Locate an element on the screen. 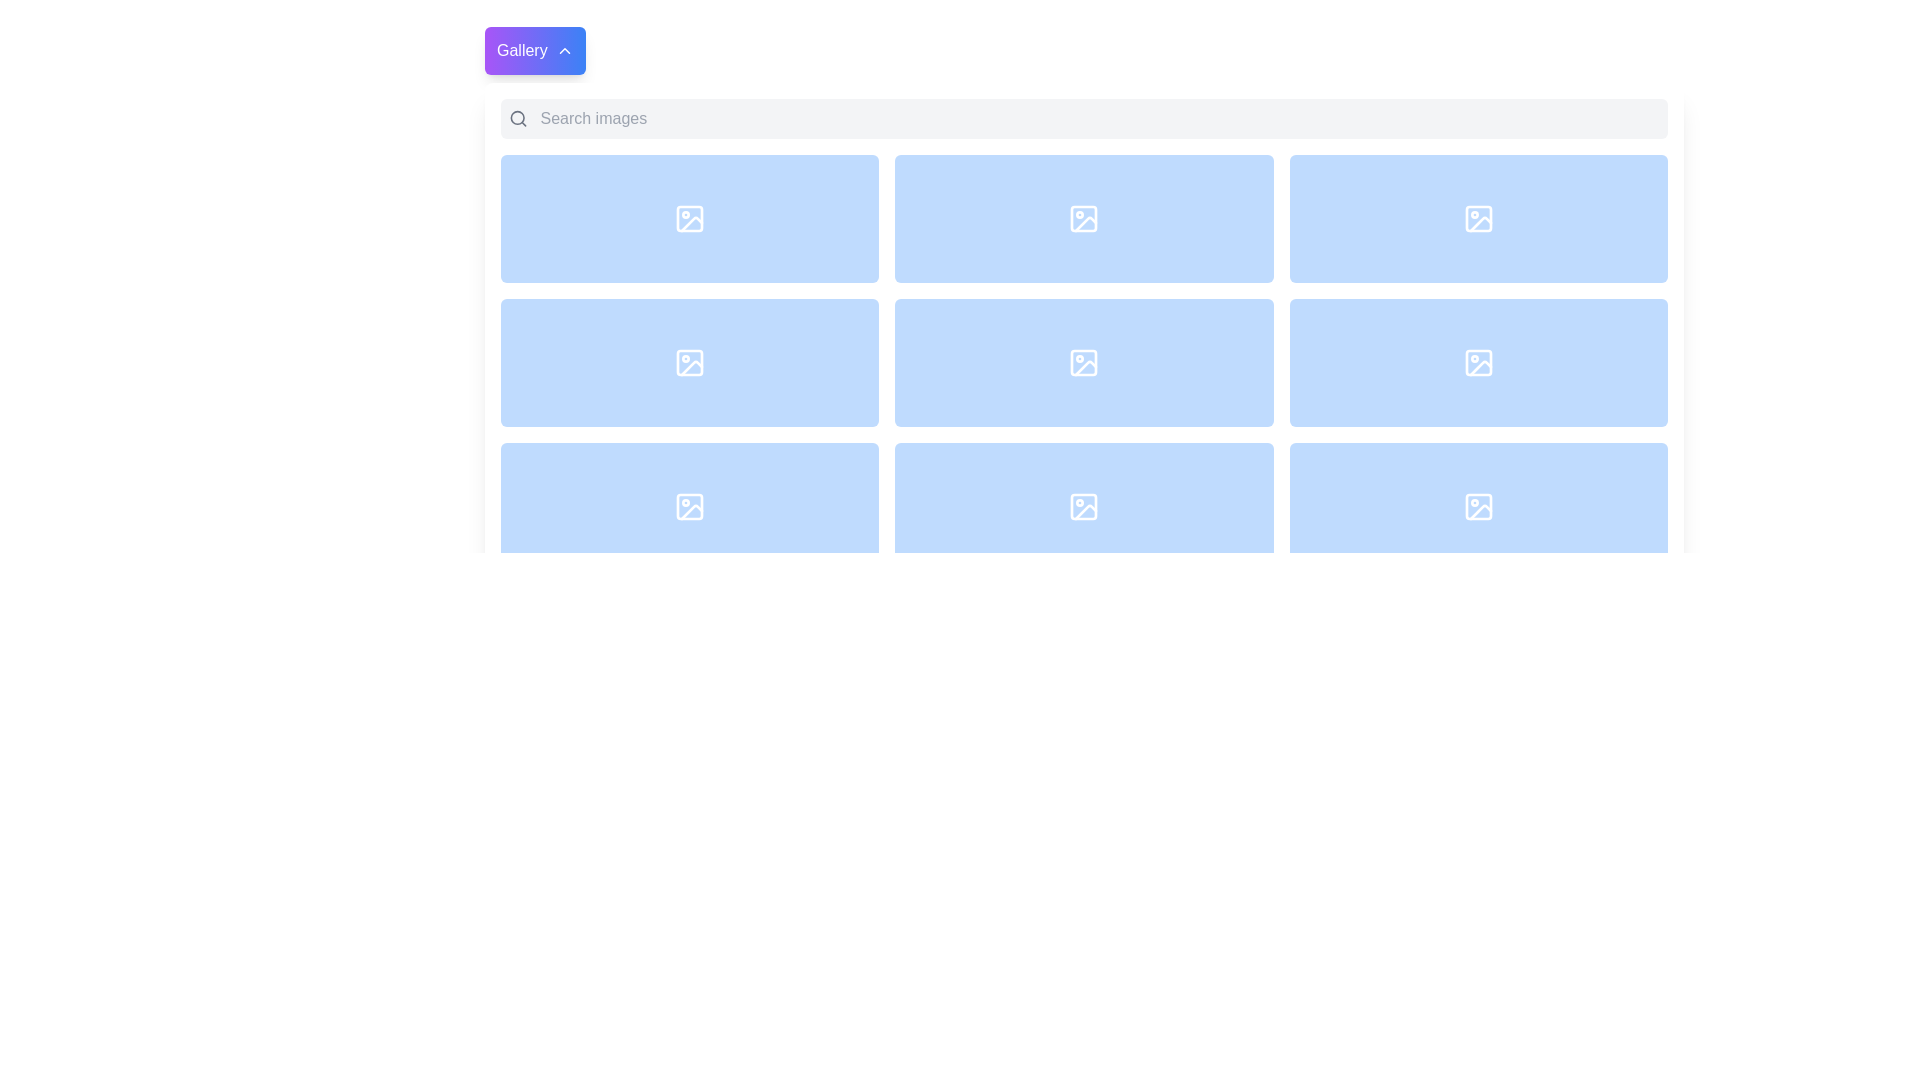 The width and height of the screenshot is (1920, 1080). the light blue rectangular button with rounded corners that contains a white image placeholder icon, located is located at coordinates (1478, 219).